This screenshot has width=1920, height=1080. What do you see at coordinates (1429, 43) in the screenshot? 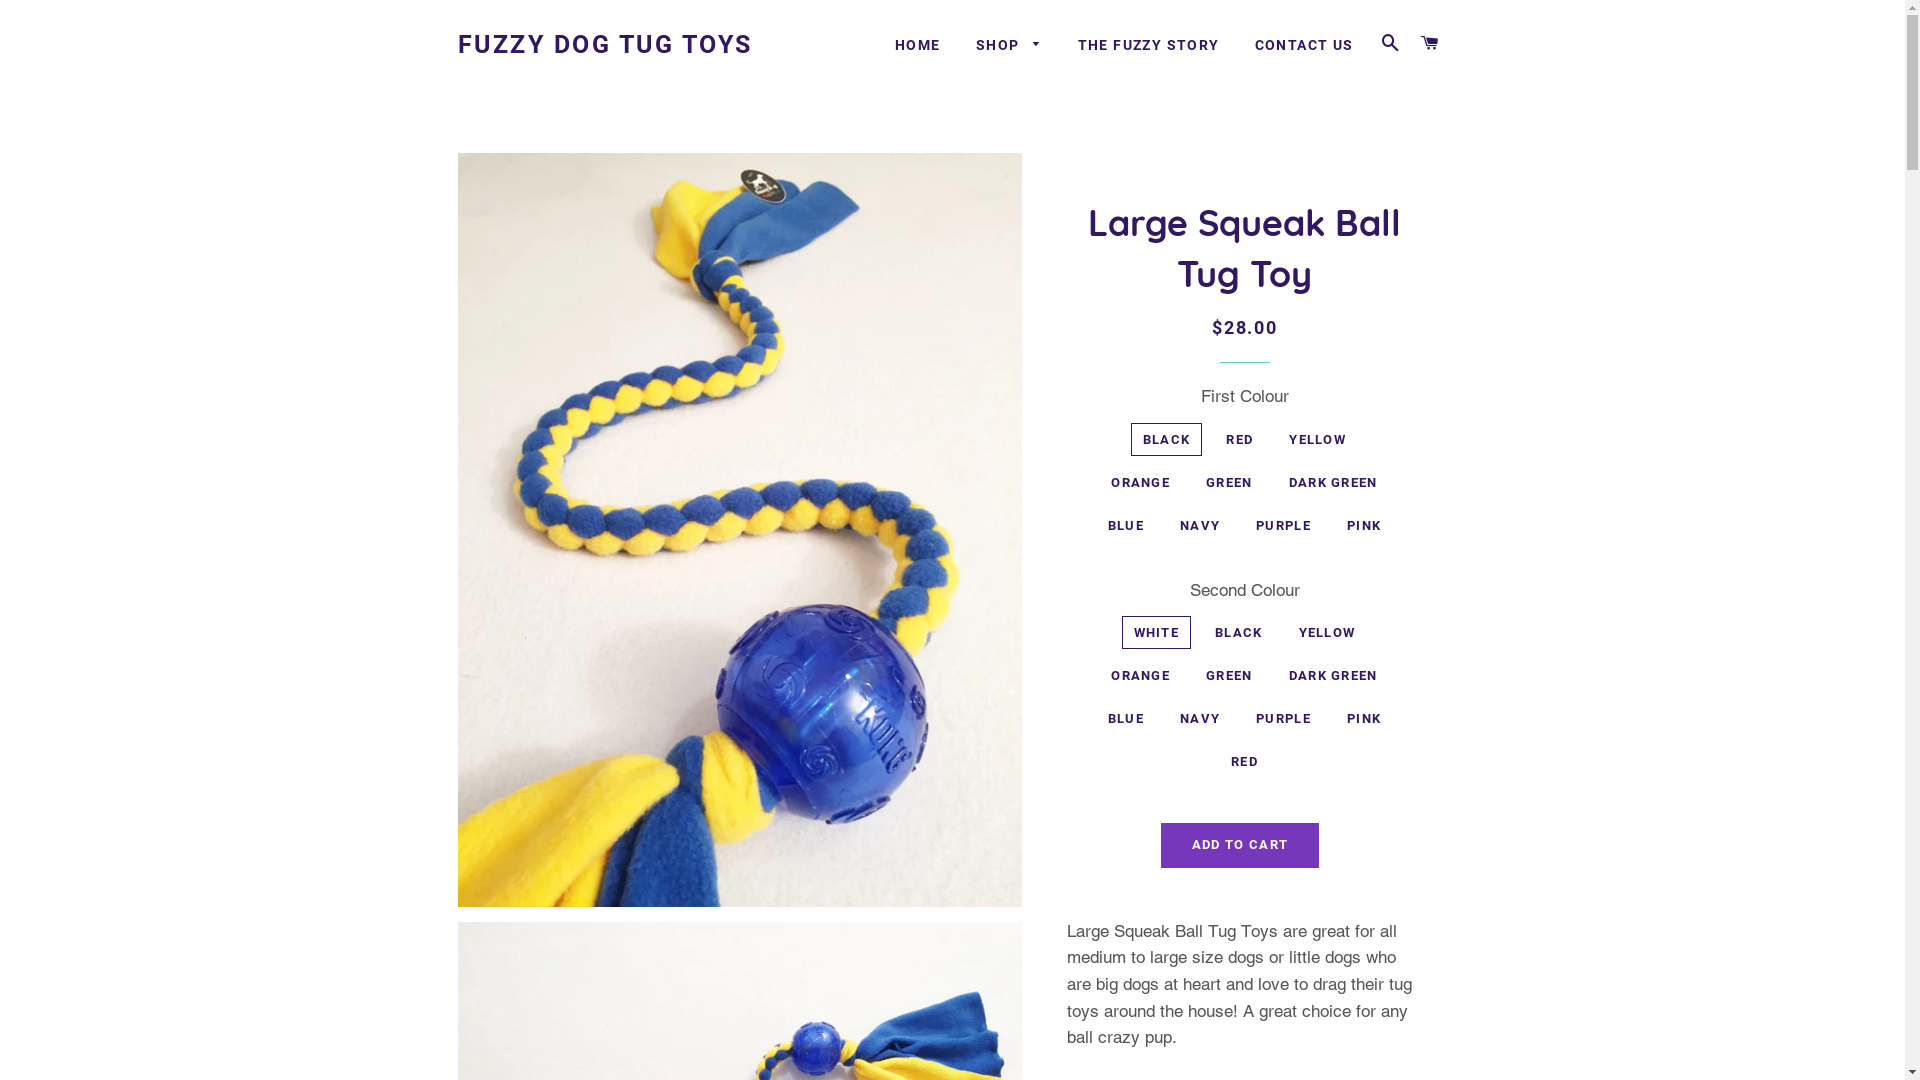
I see `'CART'` at bounding box center [1429, 43].